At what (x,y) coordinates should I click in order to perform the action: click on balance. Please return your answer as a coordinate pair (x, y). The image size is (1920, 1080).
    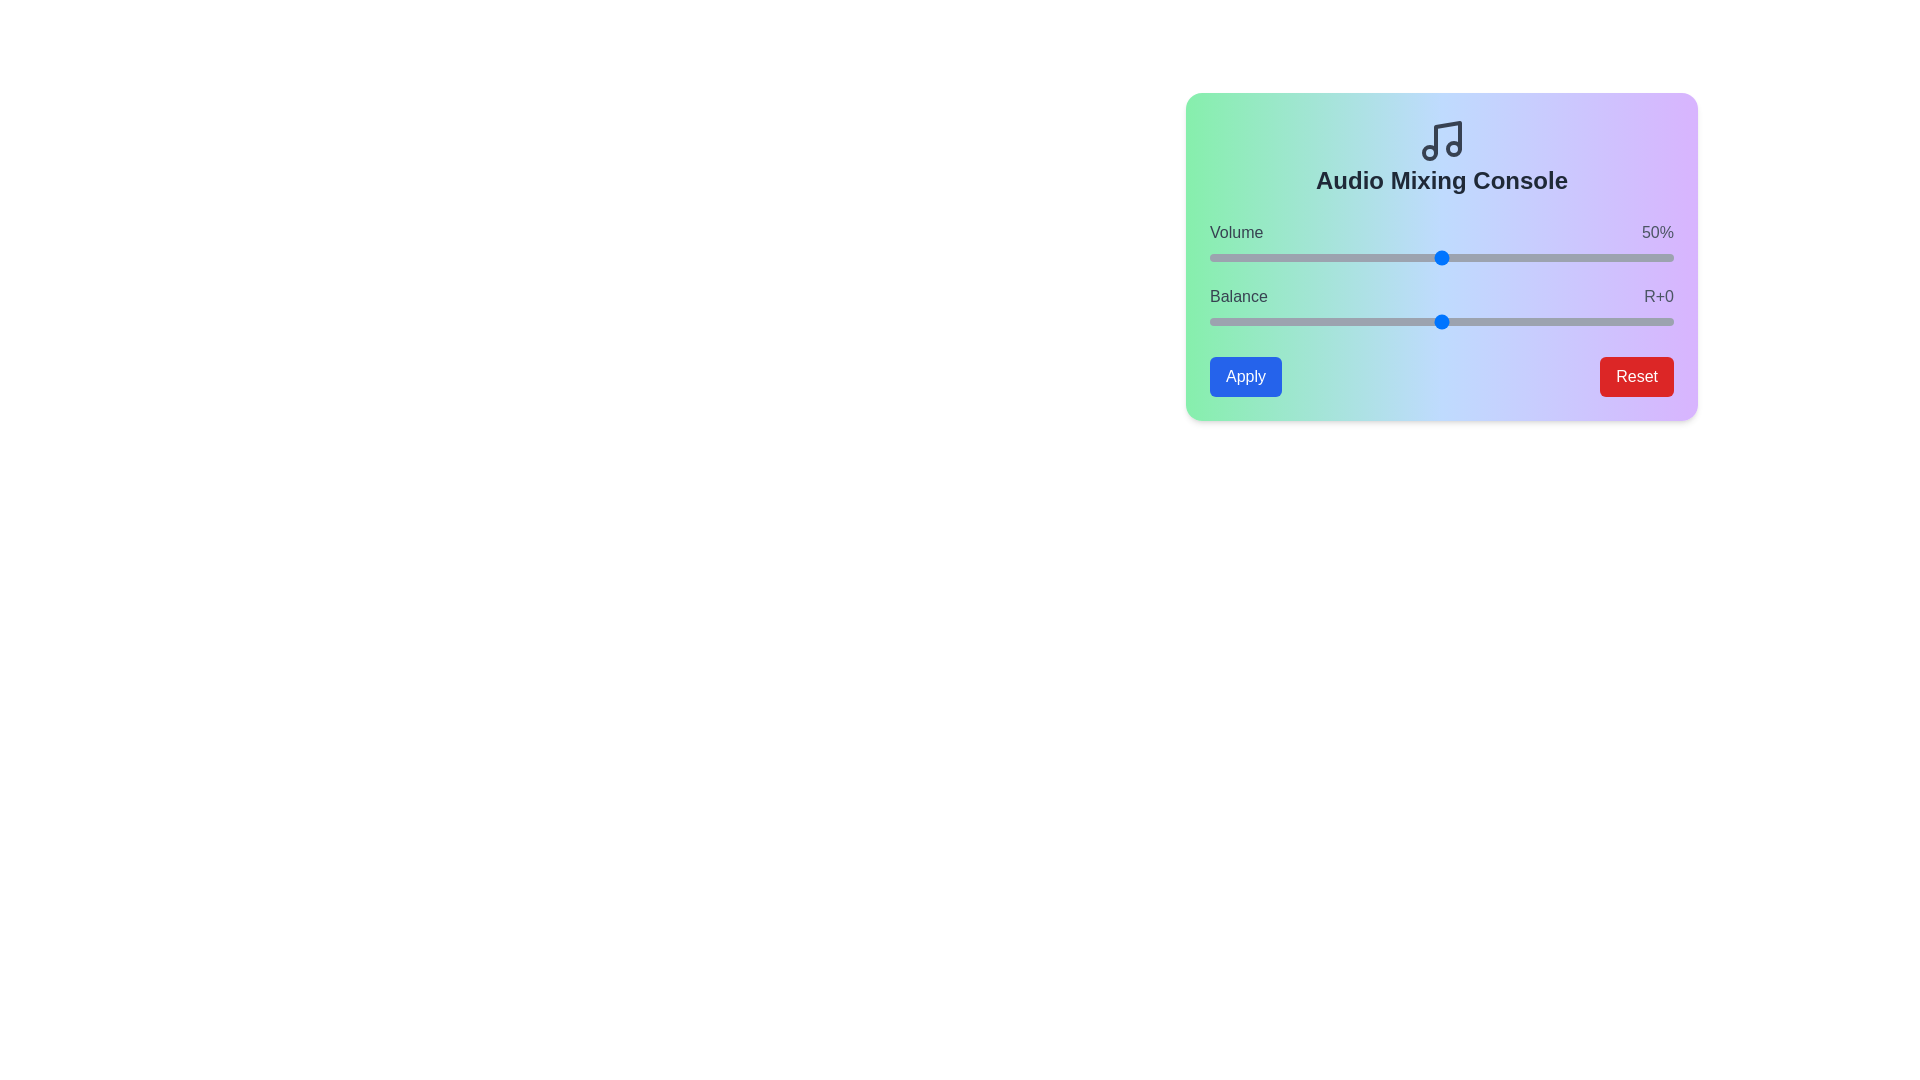
    Looking at the image, I should click on (1436, 320).